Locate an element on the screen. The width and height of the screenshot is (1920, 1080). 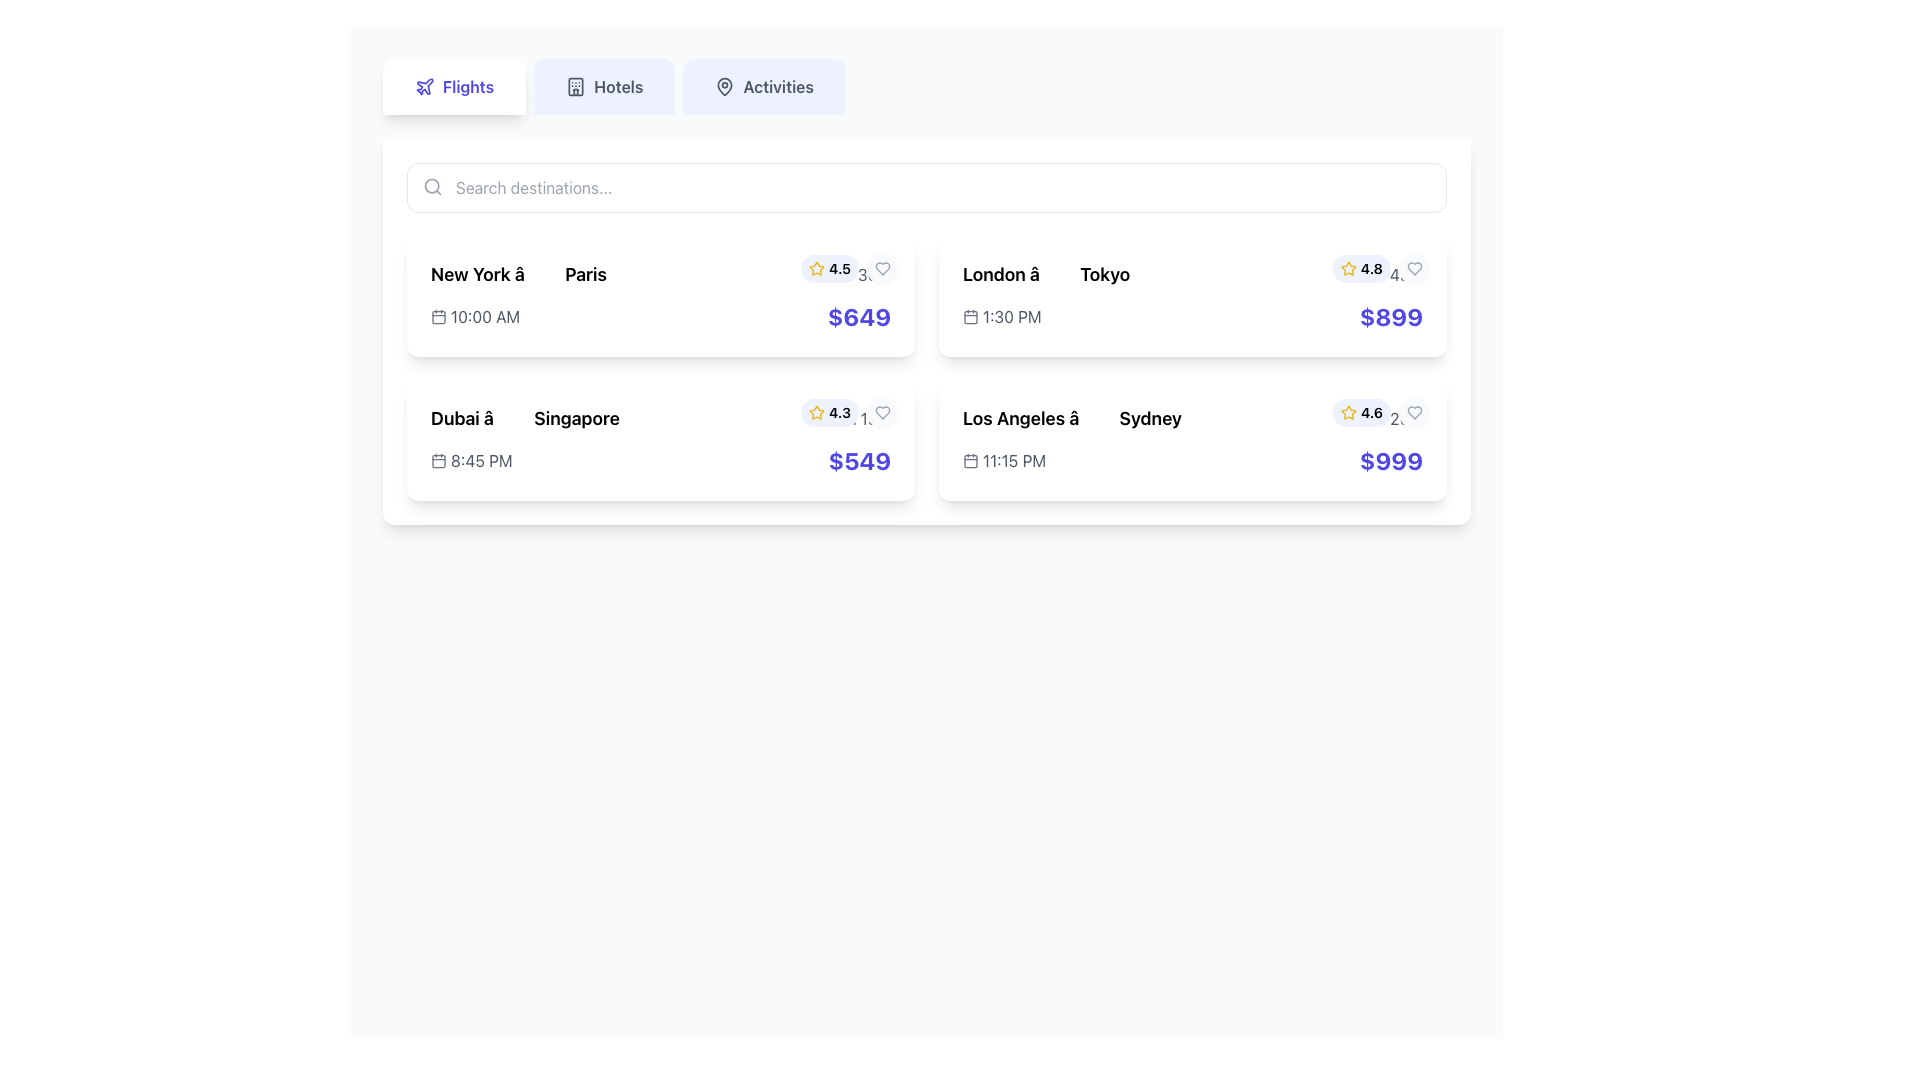
the heart icon located at the top-right corner of the second card in the second row, which corresponds to a travel itinerary for a flight from 'Los Angeles' to 'Sydney' is located at coordinates (1414, 411).